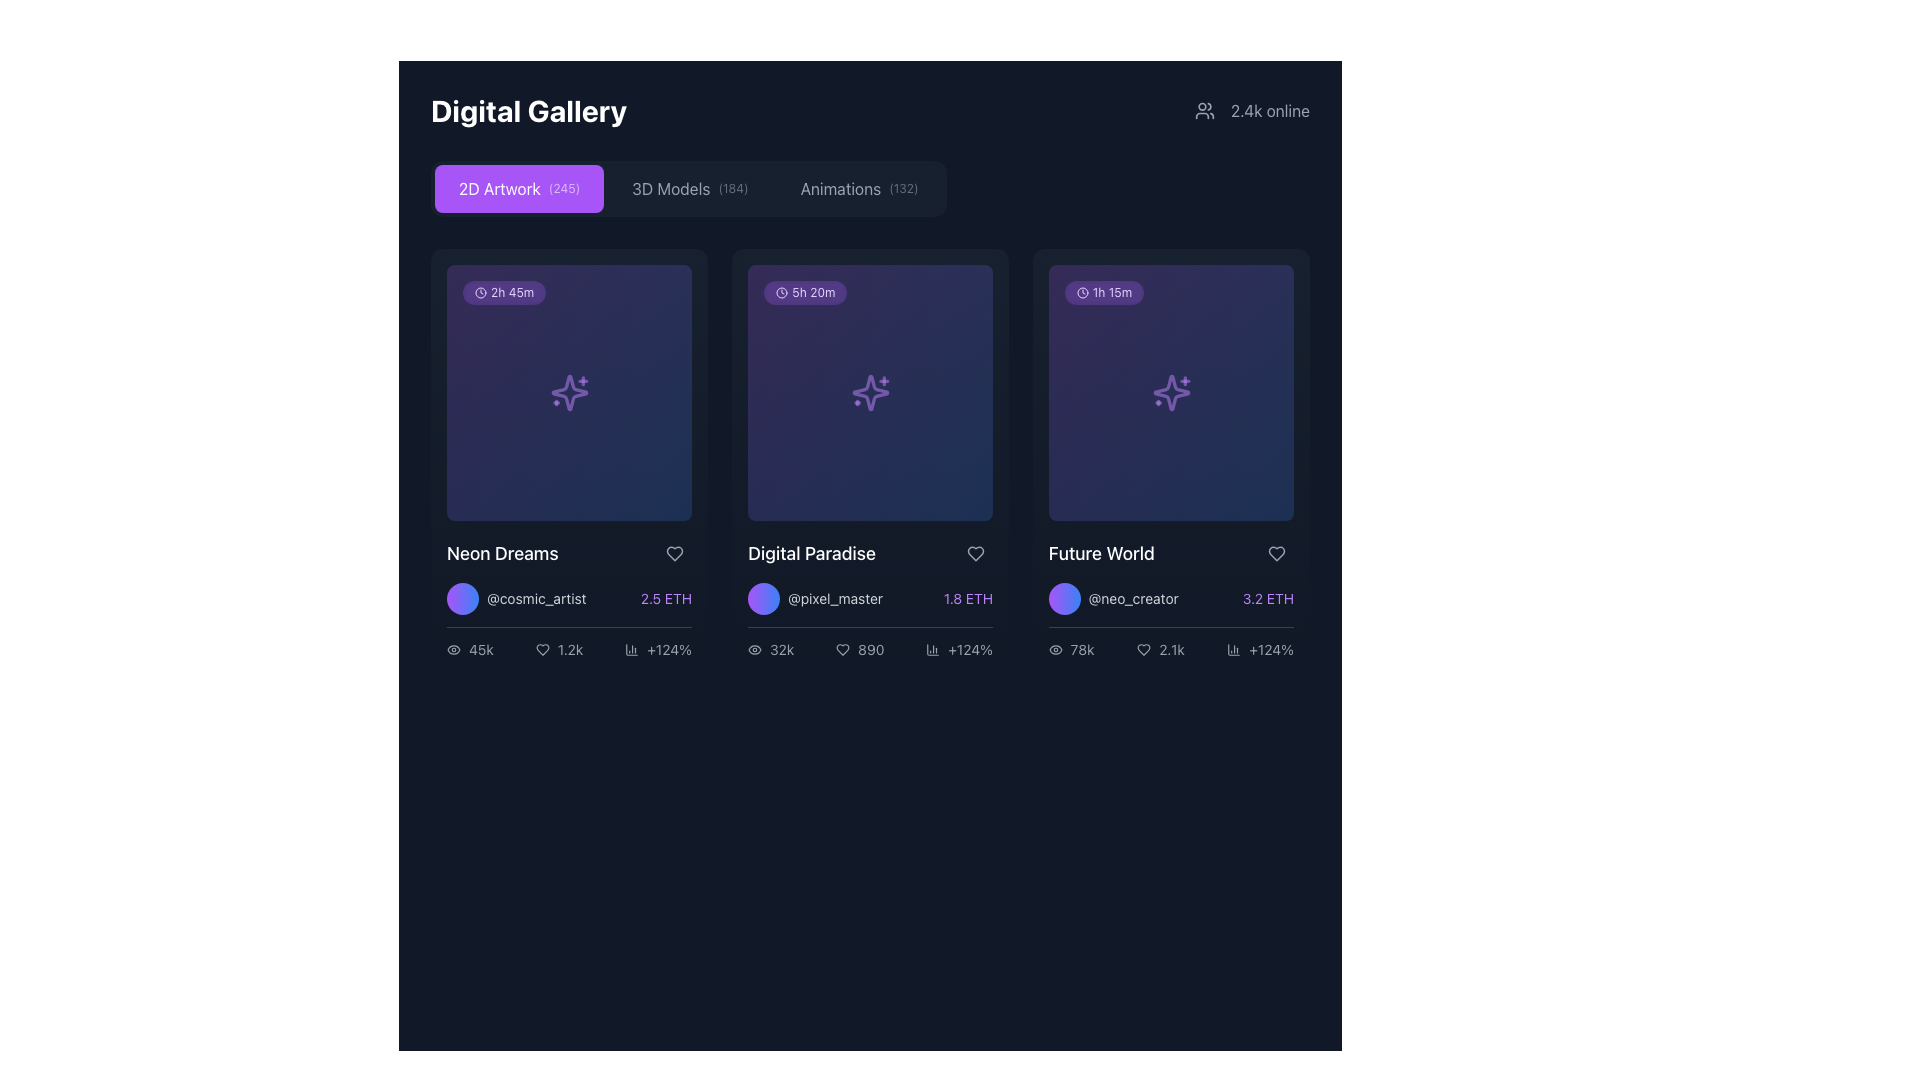  I want to click on the Text label indicating a performance or growth metric located at the bottom-right corner of the second card (Digital Paradise), so click(970, 650).